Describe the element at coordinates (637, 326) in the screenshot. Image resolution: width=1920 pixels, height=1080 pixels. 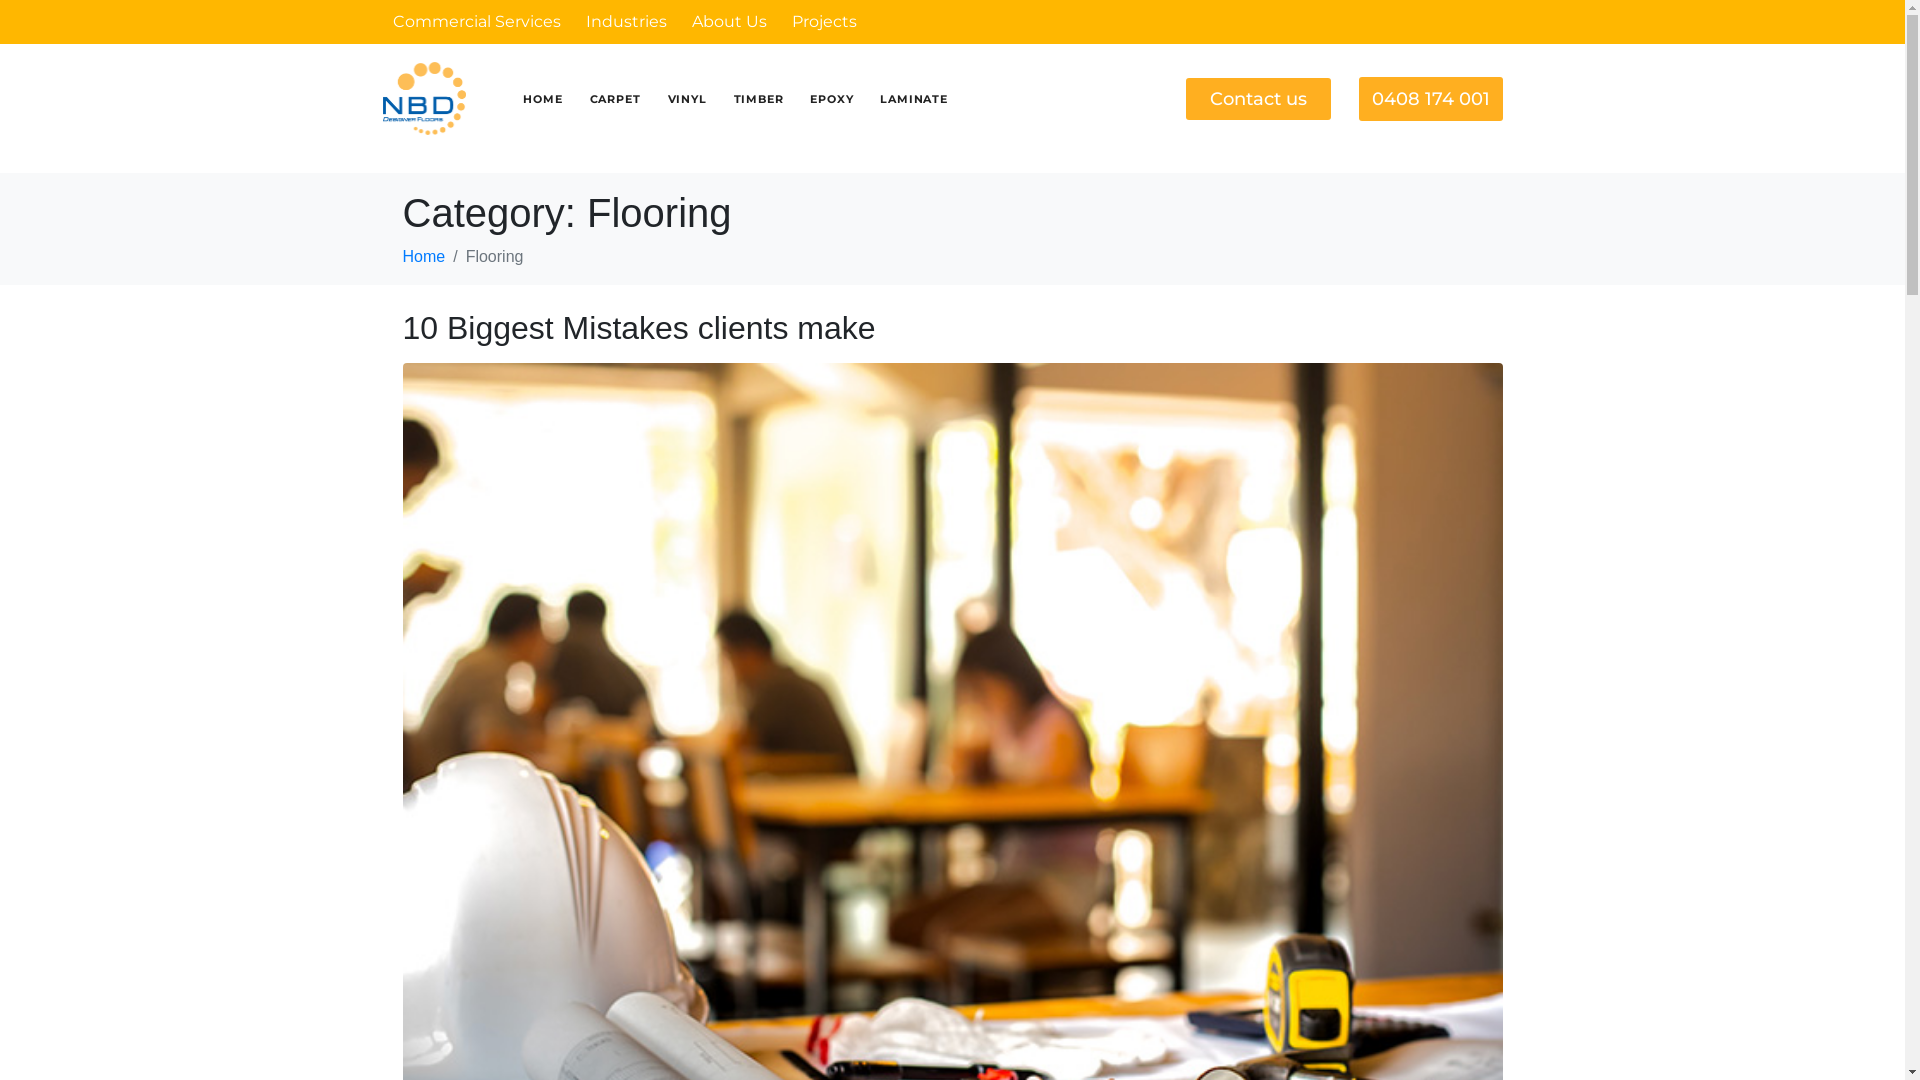
I see `'10 Biggest Mistakes clients make'` at that location.